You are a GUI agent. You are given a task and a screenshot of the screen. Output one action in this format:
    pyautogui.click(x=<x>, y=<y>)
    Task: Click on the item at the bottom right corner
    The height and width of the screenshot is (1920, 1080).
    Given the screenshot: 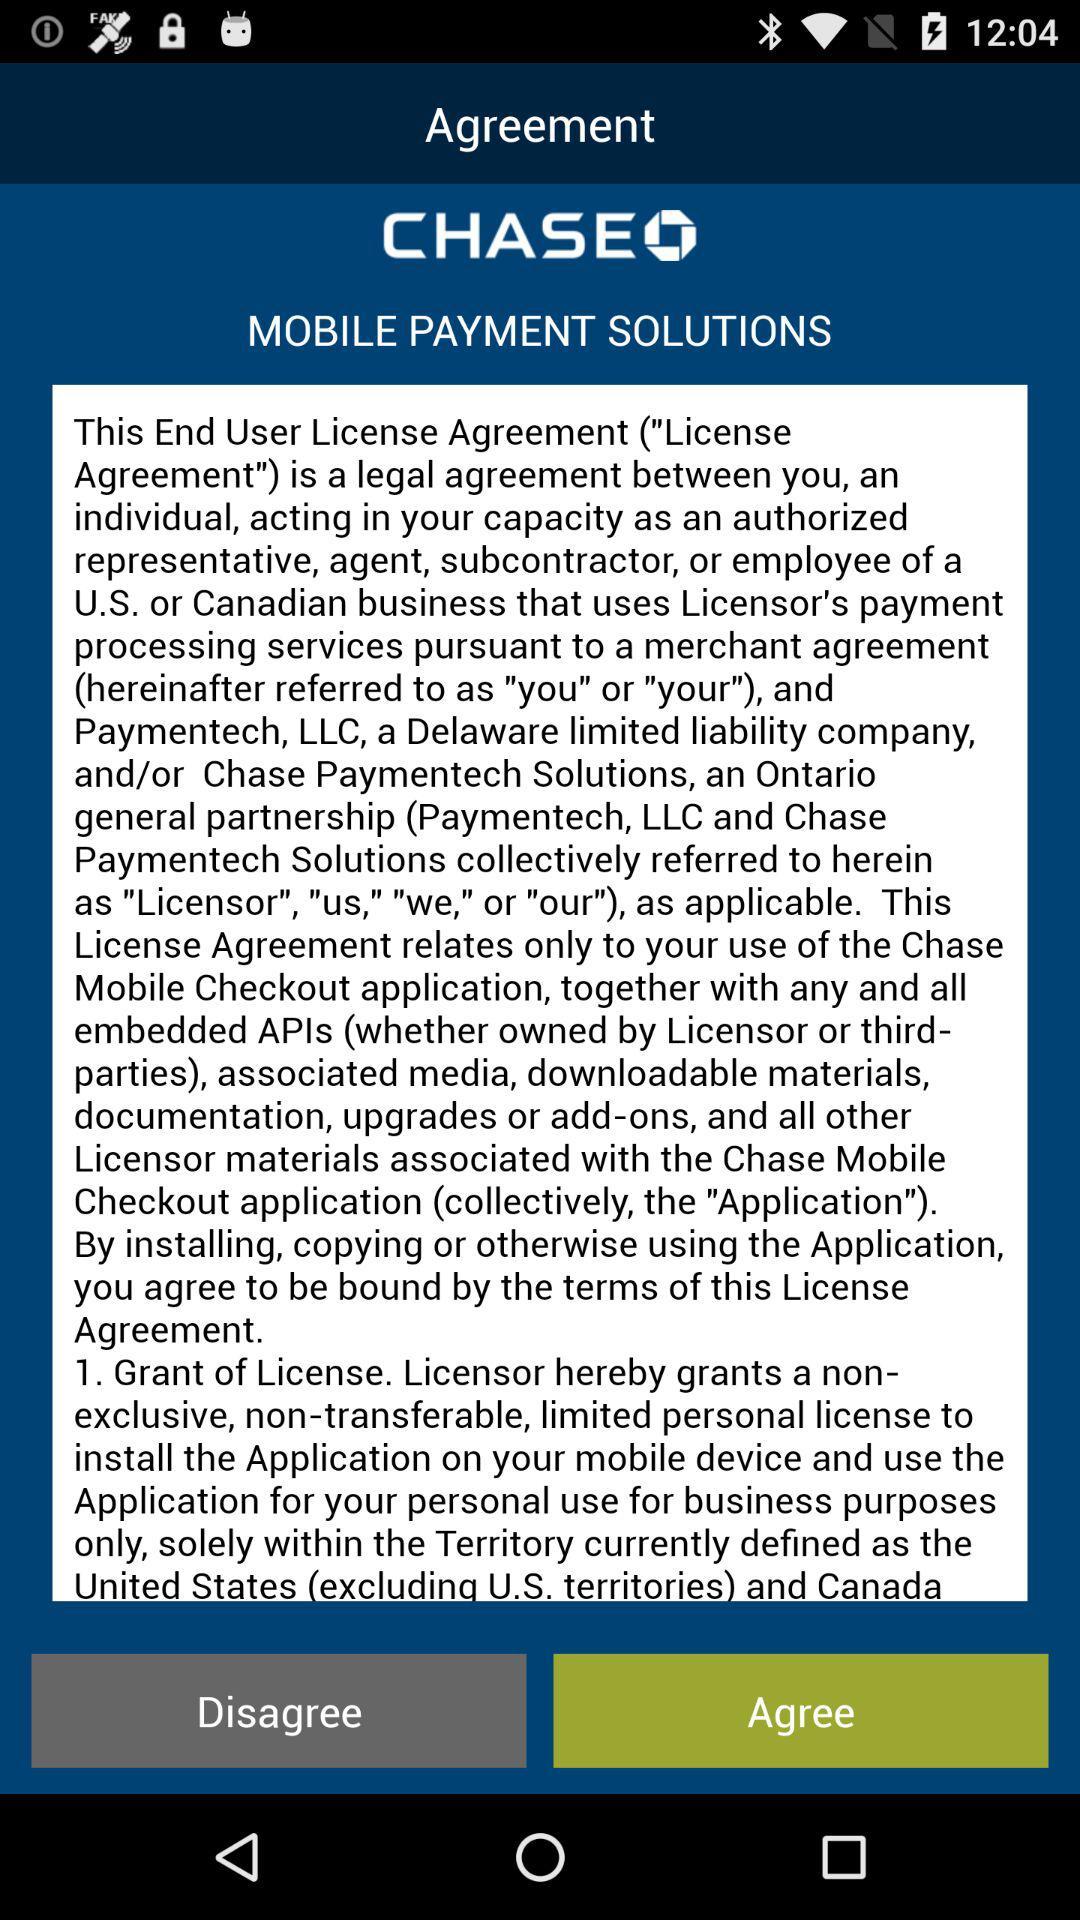 What is the action you would take?
    pyautogui.click(x=800, y=1709)
    